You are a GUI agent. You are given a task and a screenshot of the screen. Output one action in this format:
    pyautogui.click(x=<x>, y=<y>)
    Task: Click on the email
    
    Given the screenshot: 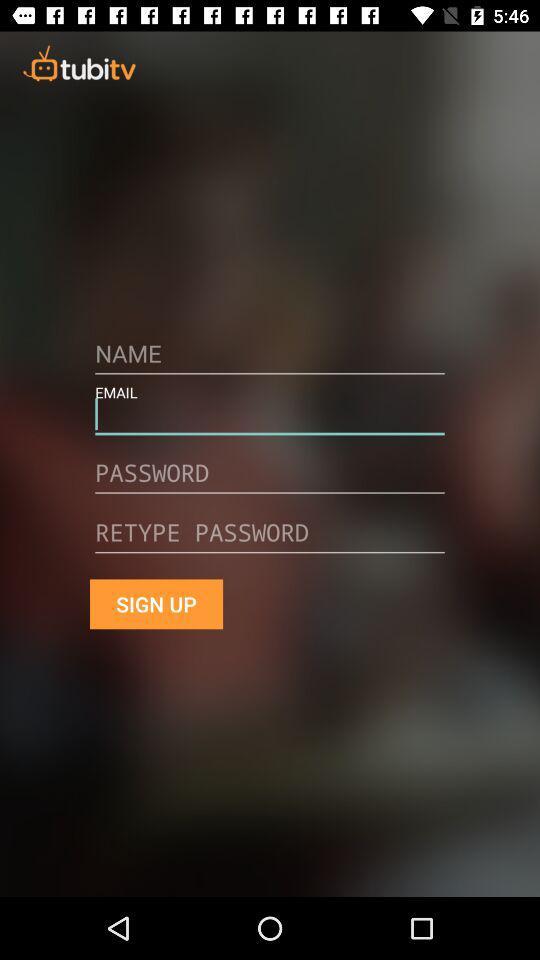 What is the action you would take?
    pyautogui.click(x=270, y=421)
    